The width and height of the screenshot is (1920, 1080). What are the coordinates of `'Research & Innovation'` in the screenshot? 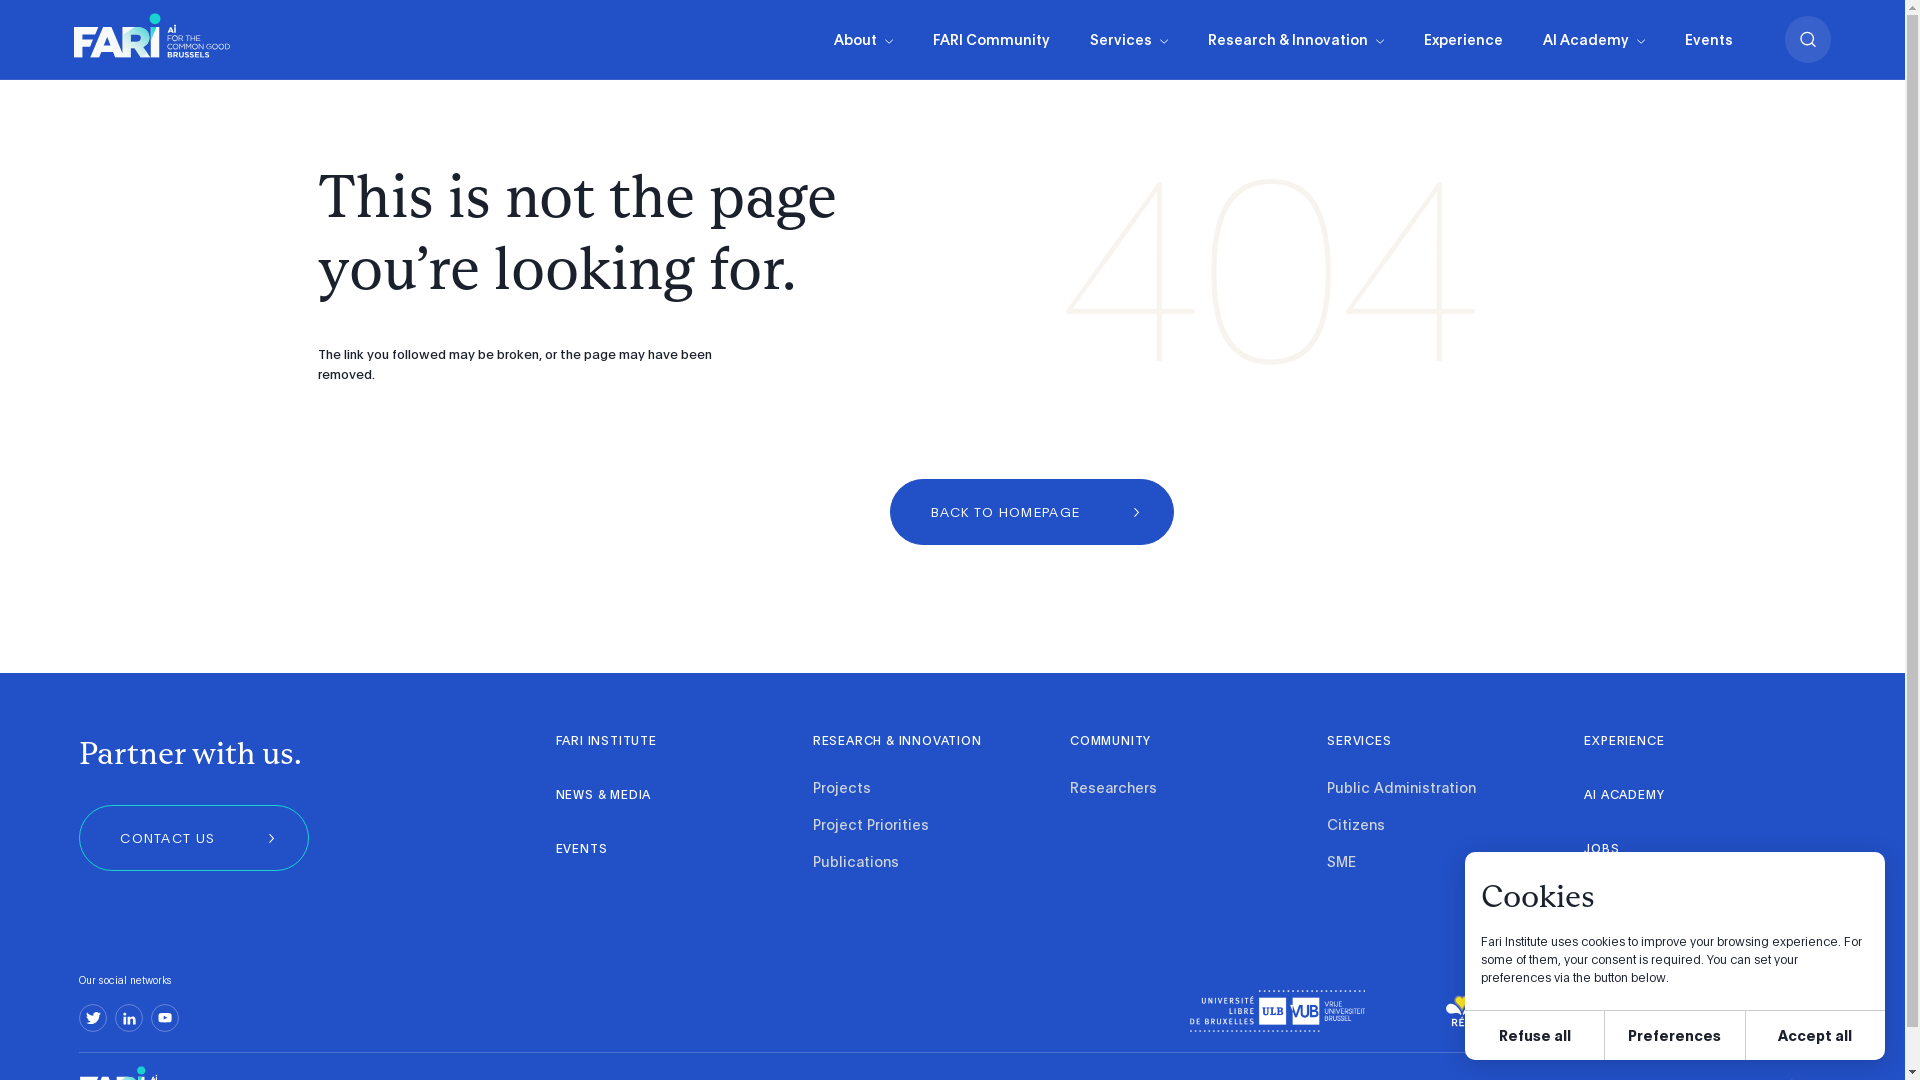 It's located at (1188, 39).